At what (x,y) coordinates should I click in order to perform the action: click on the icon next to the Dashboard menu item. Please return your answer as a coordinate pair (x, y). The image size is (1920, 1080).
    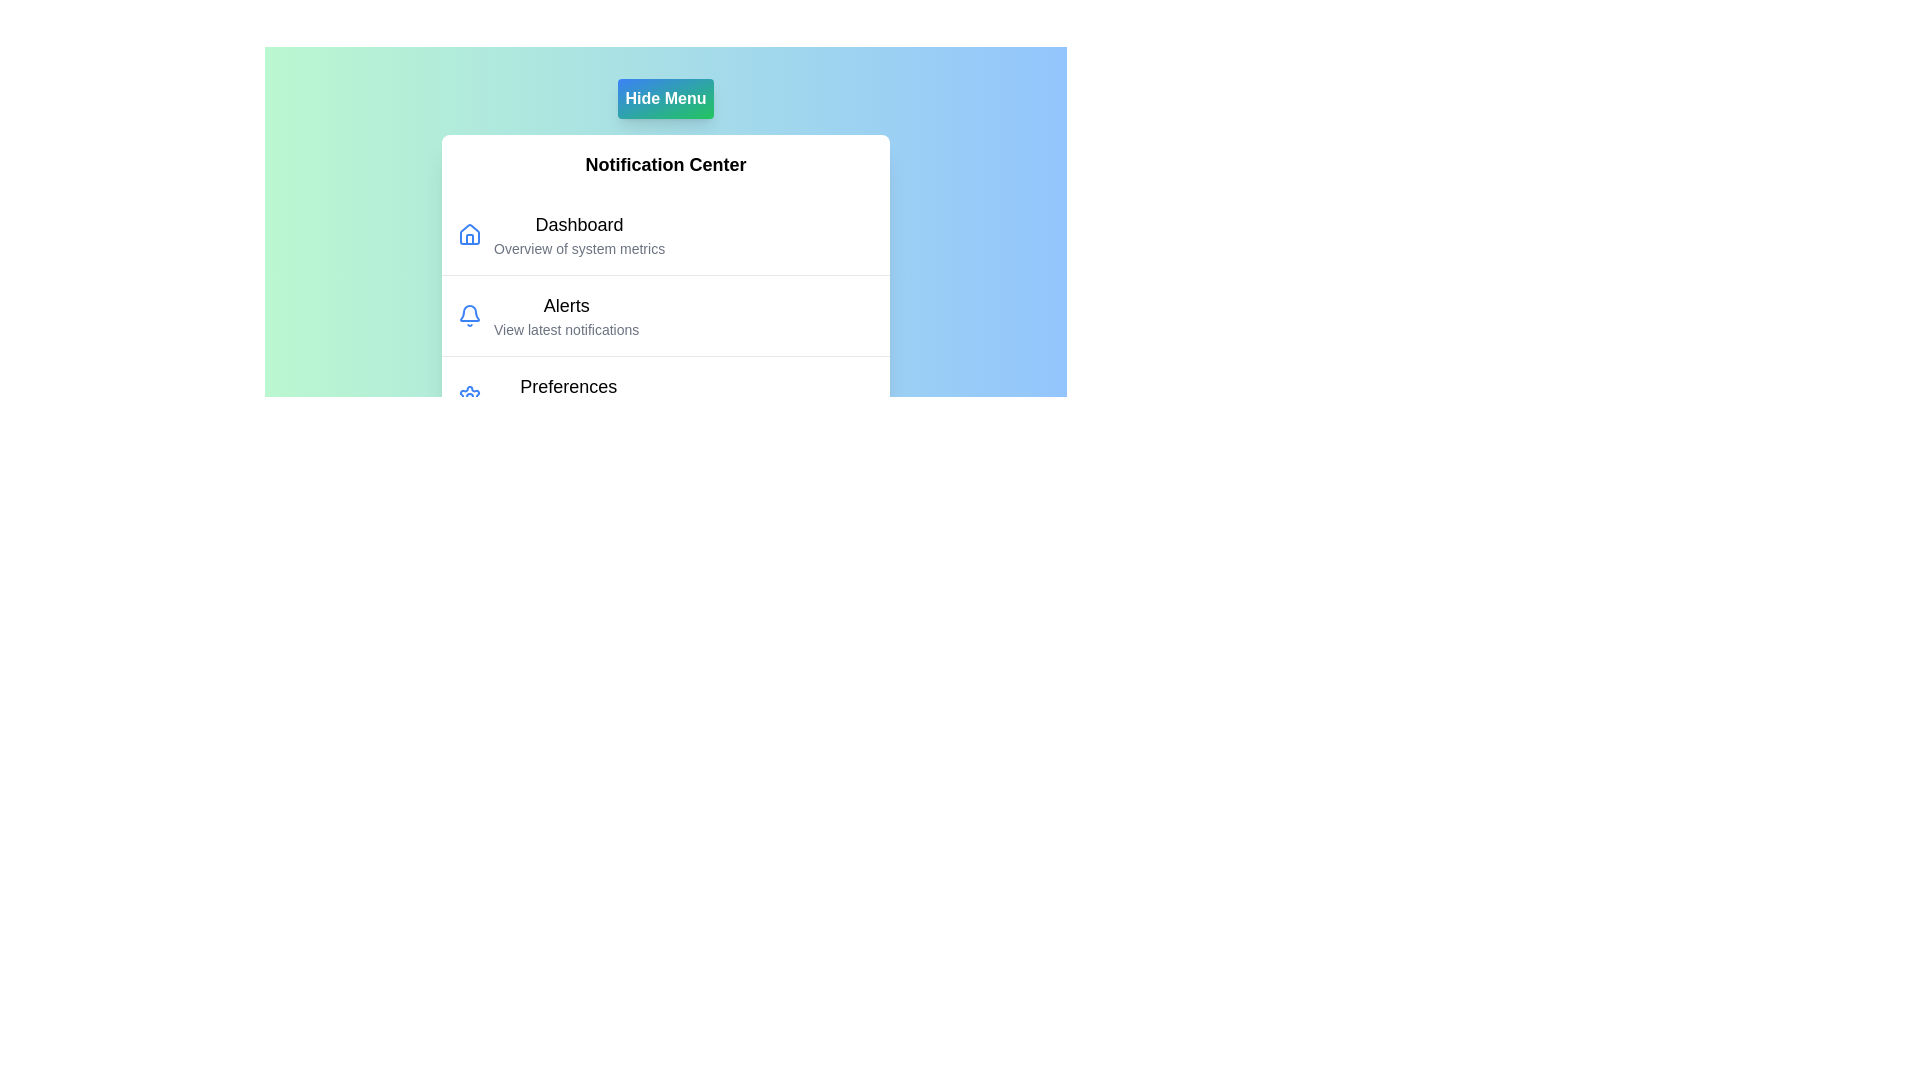
    Looking at the image, I should click on (469, 234).